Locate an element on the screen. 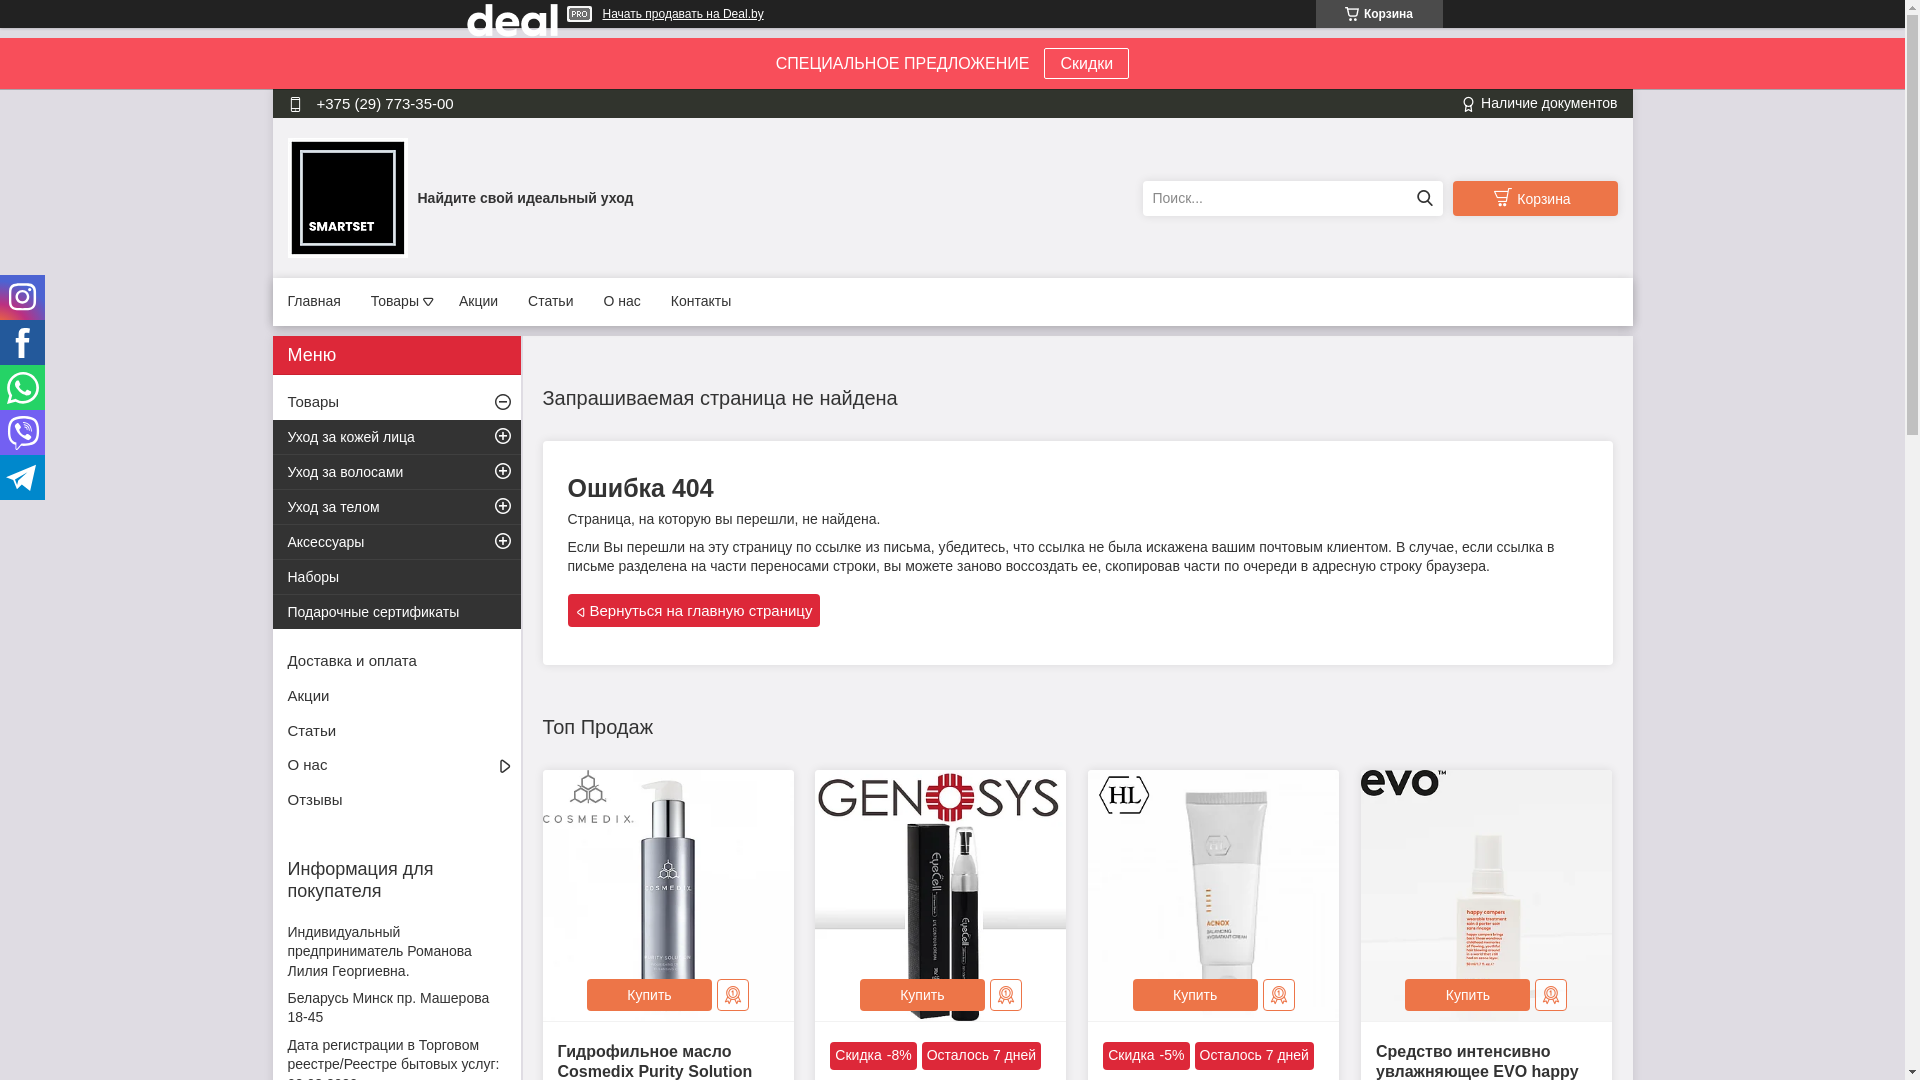 The height and width of the screenshot is (1080, 1920). 'Smartset' is located at coordinates (287, 196).